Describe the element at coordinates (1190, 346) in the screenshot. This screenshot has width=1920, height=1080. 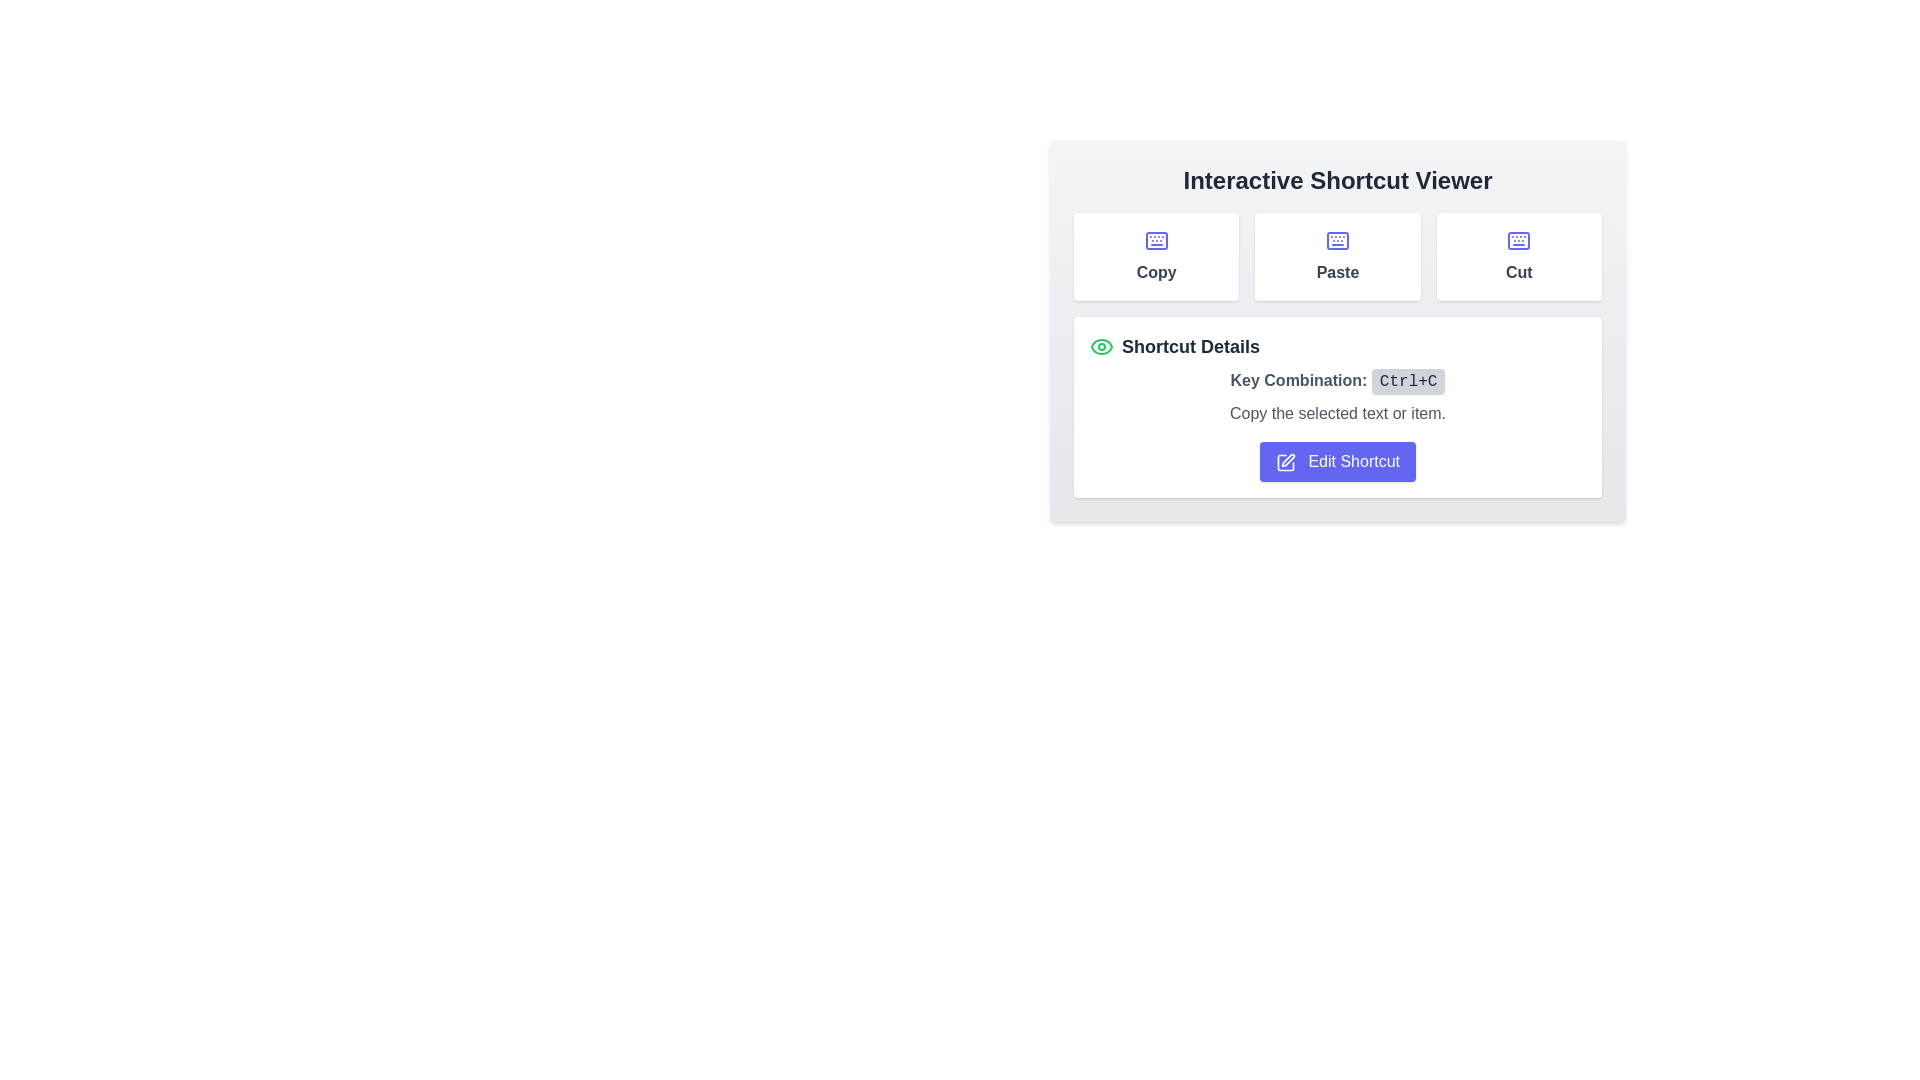
I see `the bold text label reading 'Shortcut Details' located next to the eye icon in the 'Interactive Shortcut Viewer' section` at that location.